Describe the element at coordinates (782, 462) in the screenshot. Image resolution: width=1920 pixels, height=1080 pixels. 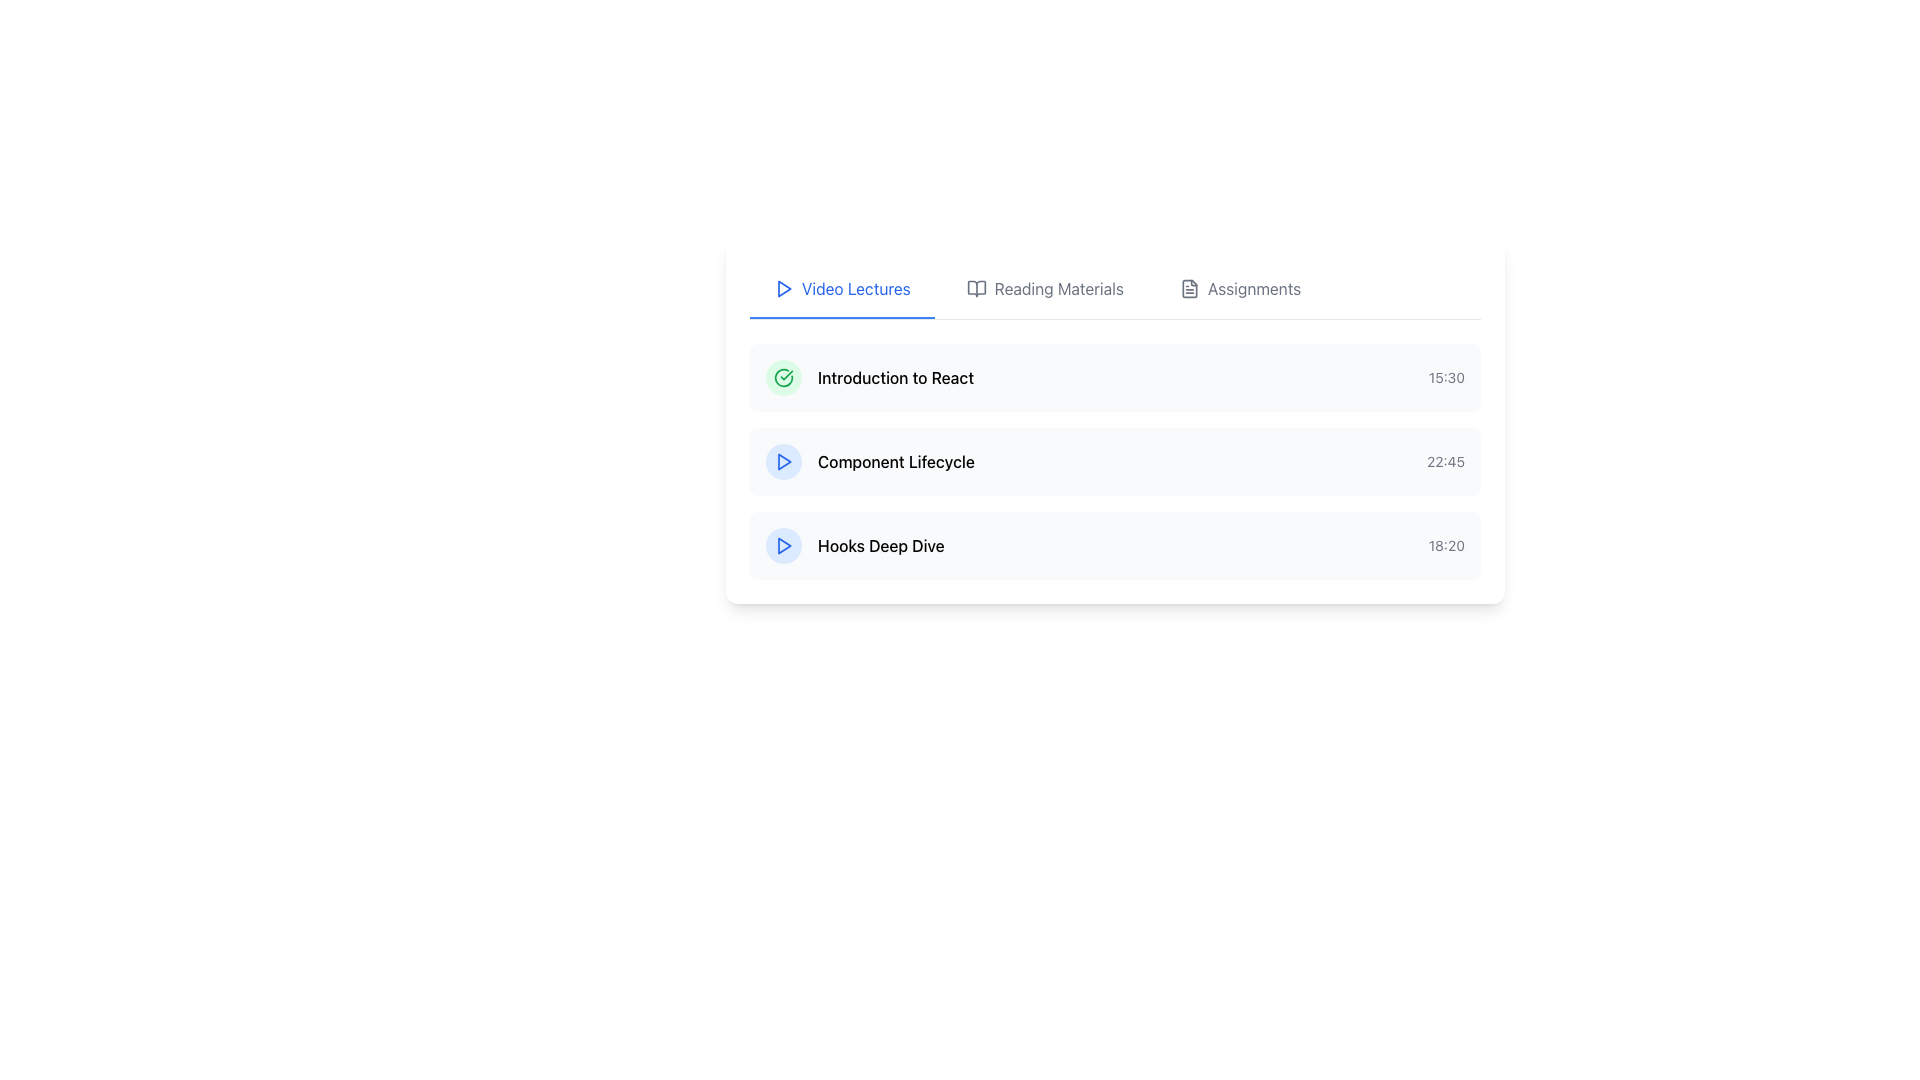
I see `the Play button located immediately to the left of the 'Component Lifecycle' text` at that location.